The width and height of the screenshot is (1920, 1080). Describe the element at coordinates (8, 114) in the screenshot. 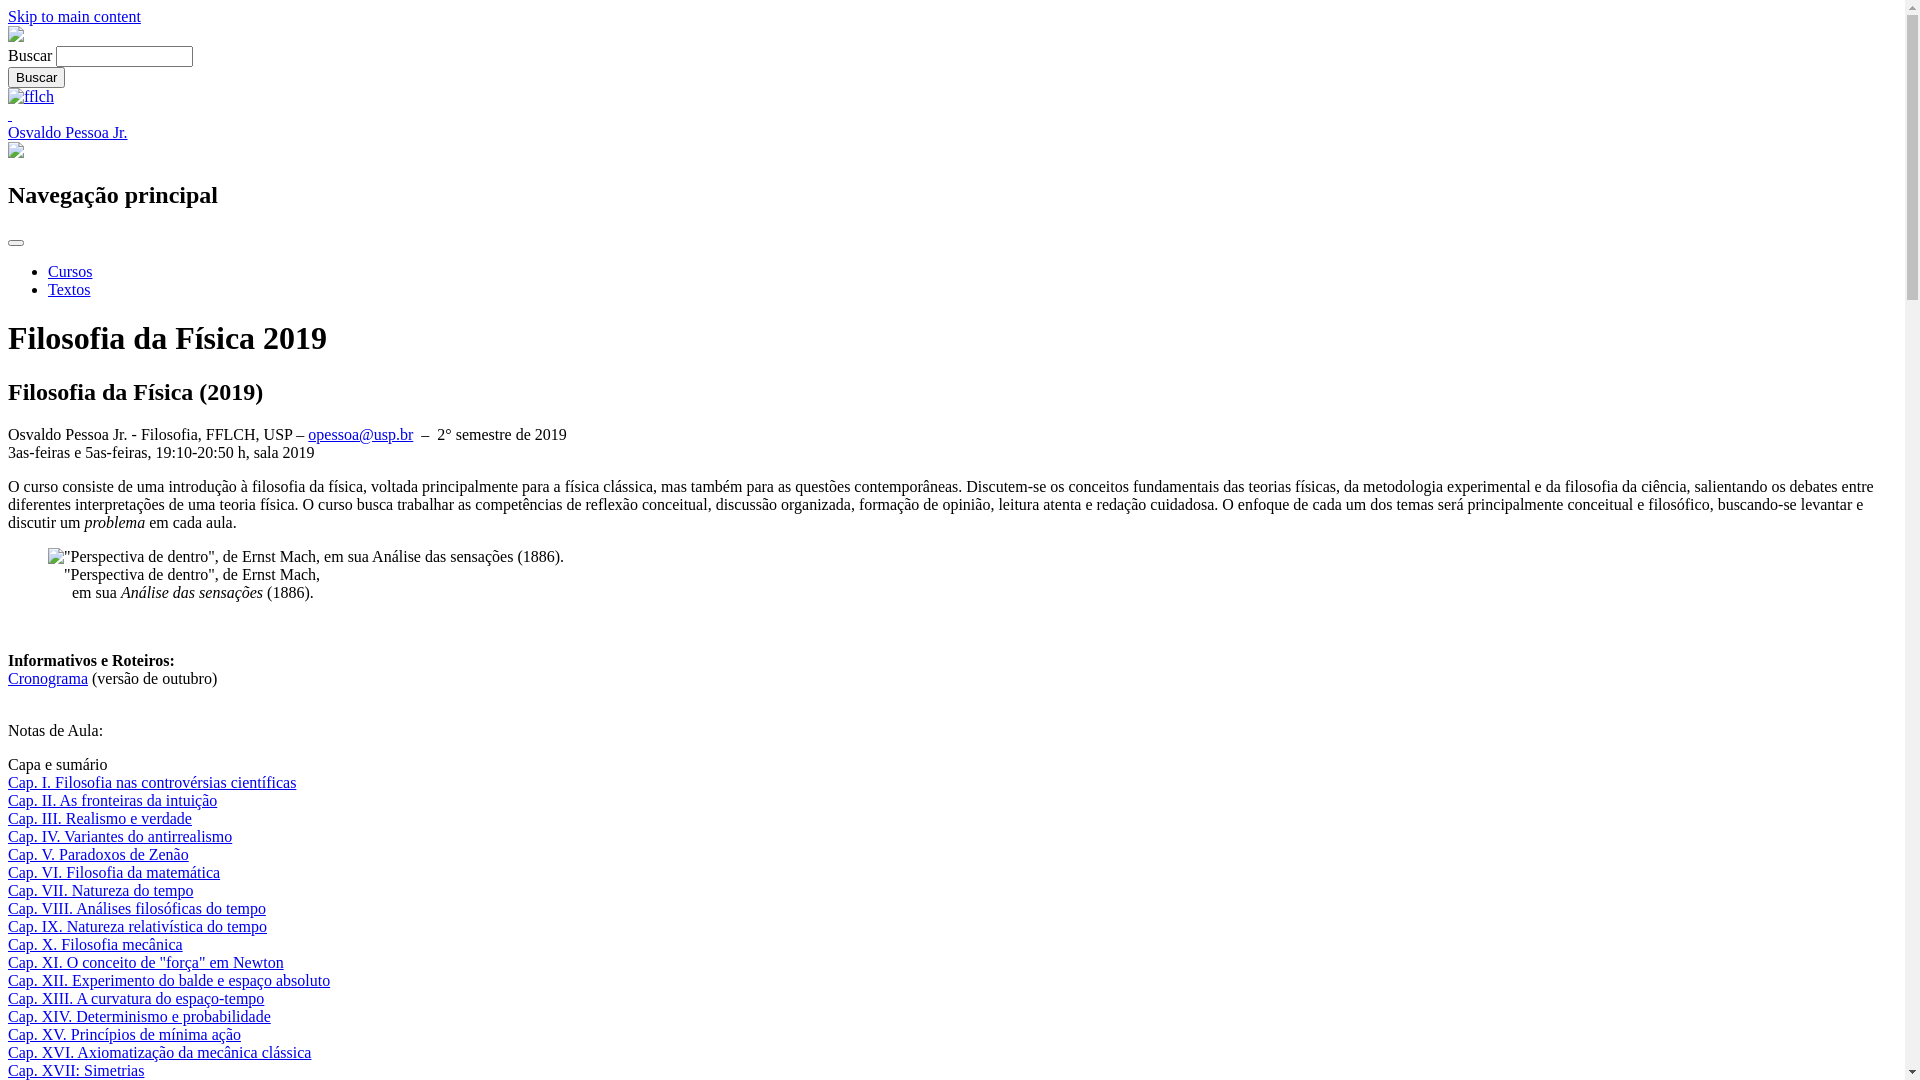

I see `' '` at that location.